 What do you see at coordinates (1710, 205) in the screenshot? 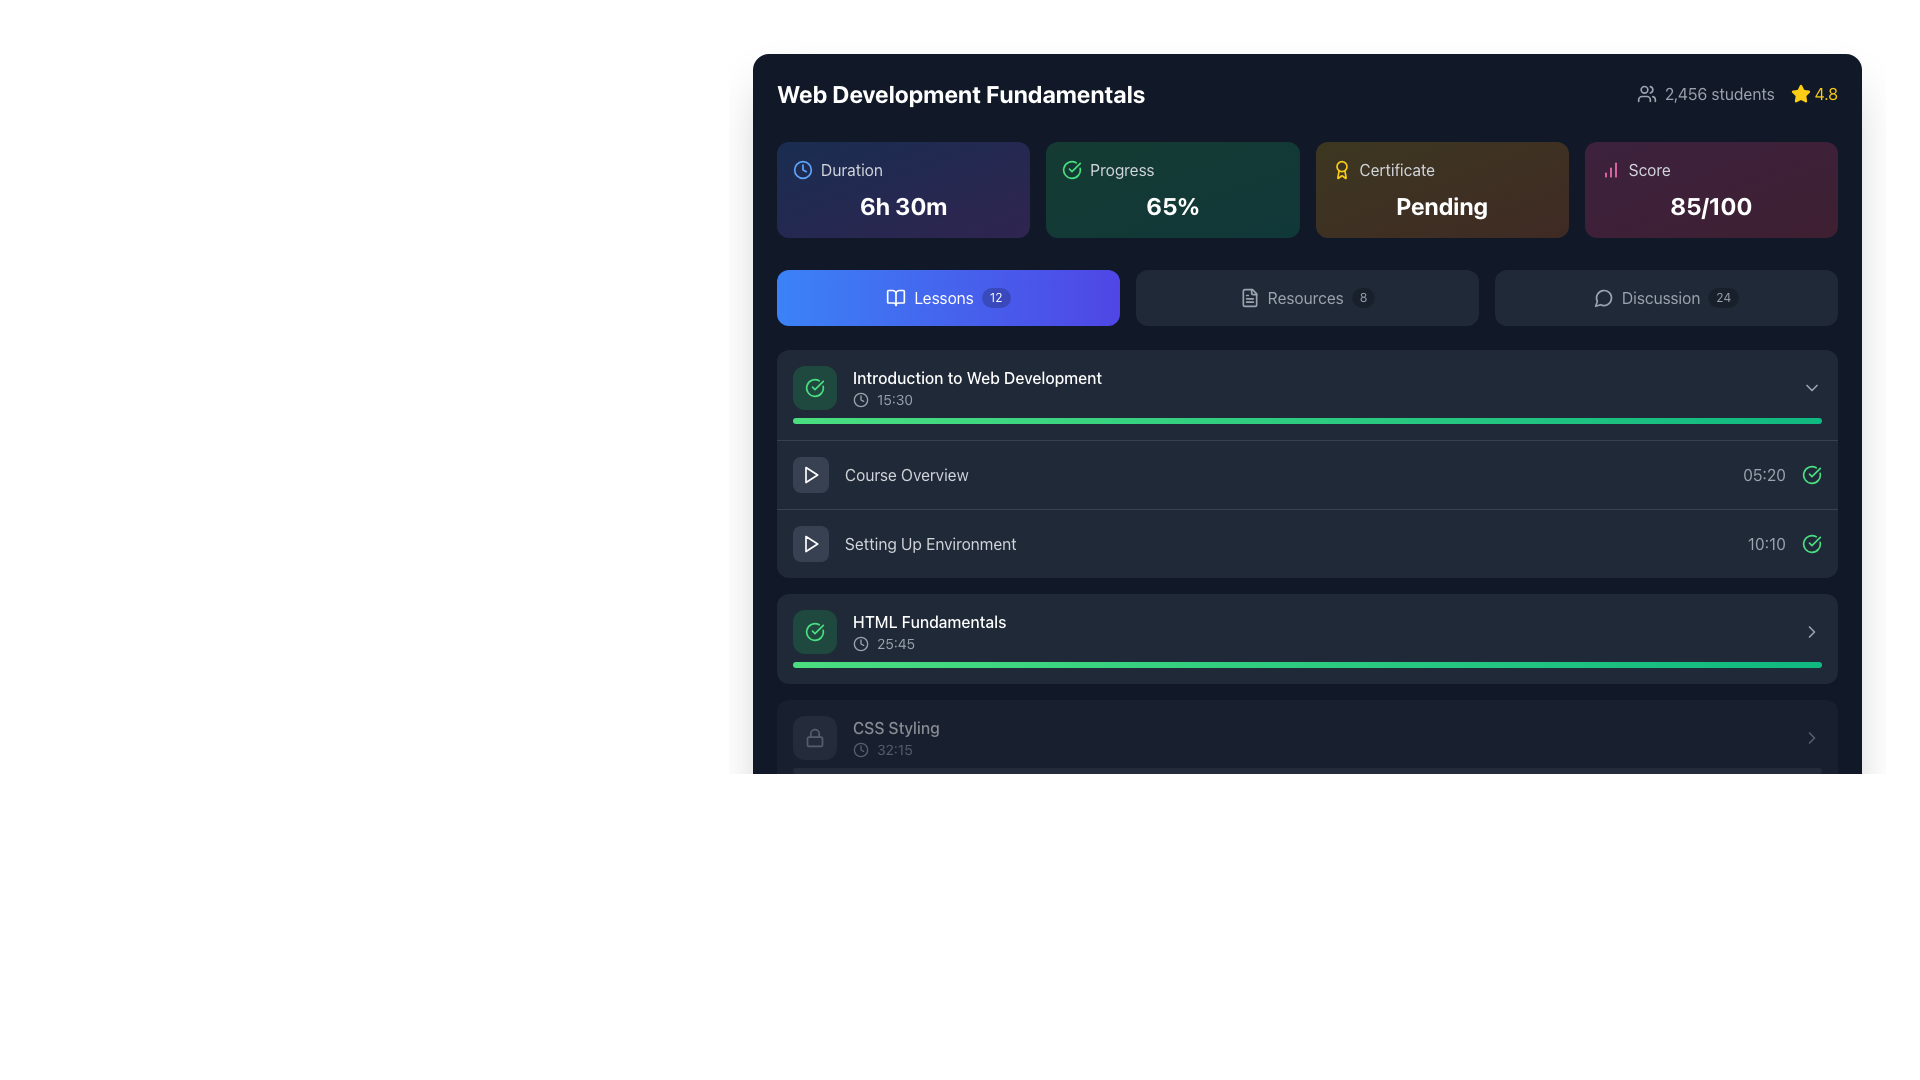
I see `the Text Display showing '85/100' in bold white text over a dark purple background, located in the top-right section of the interface within the 'Score' card` at bounding box center [1710, 205].